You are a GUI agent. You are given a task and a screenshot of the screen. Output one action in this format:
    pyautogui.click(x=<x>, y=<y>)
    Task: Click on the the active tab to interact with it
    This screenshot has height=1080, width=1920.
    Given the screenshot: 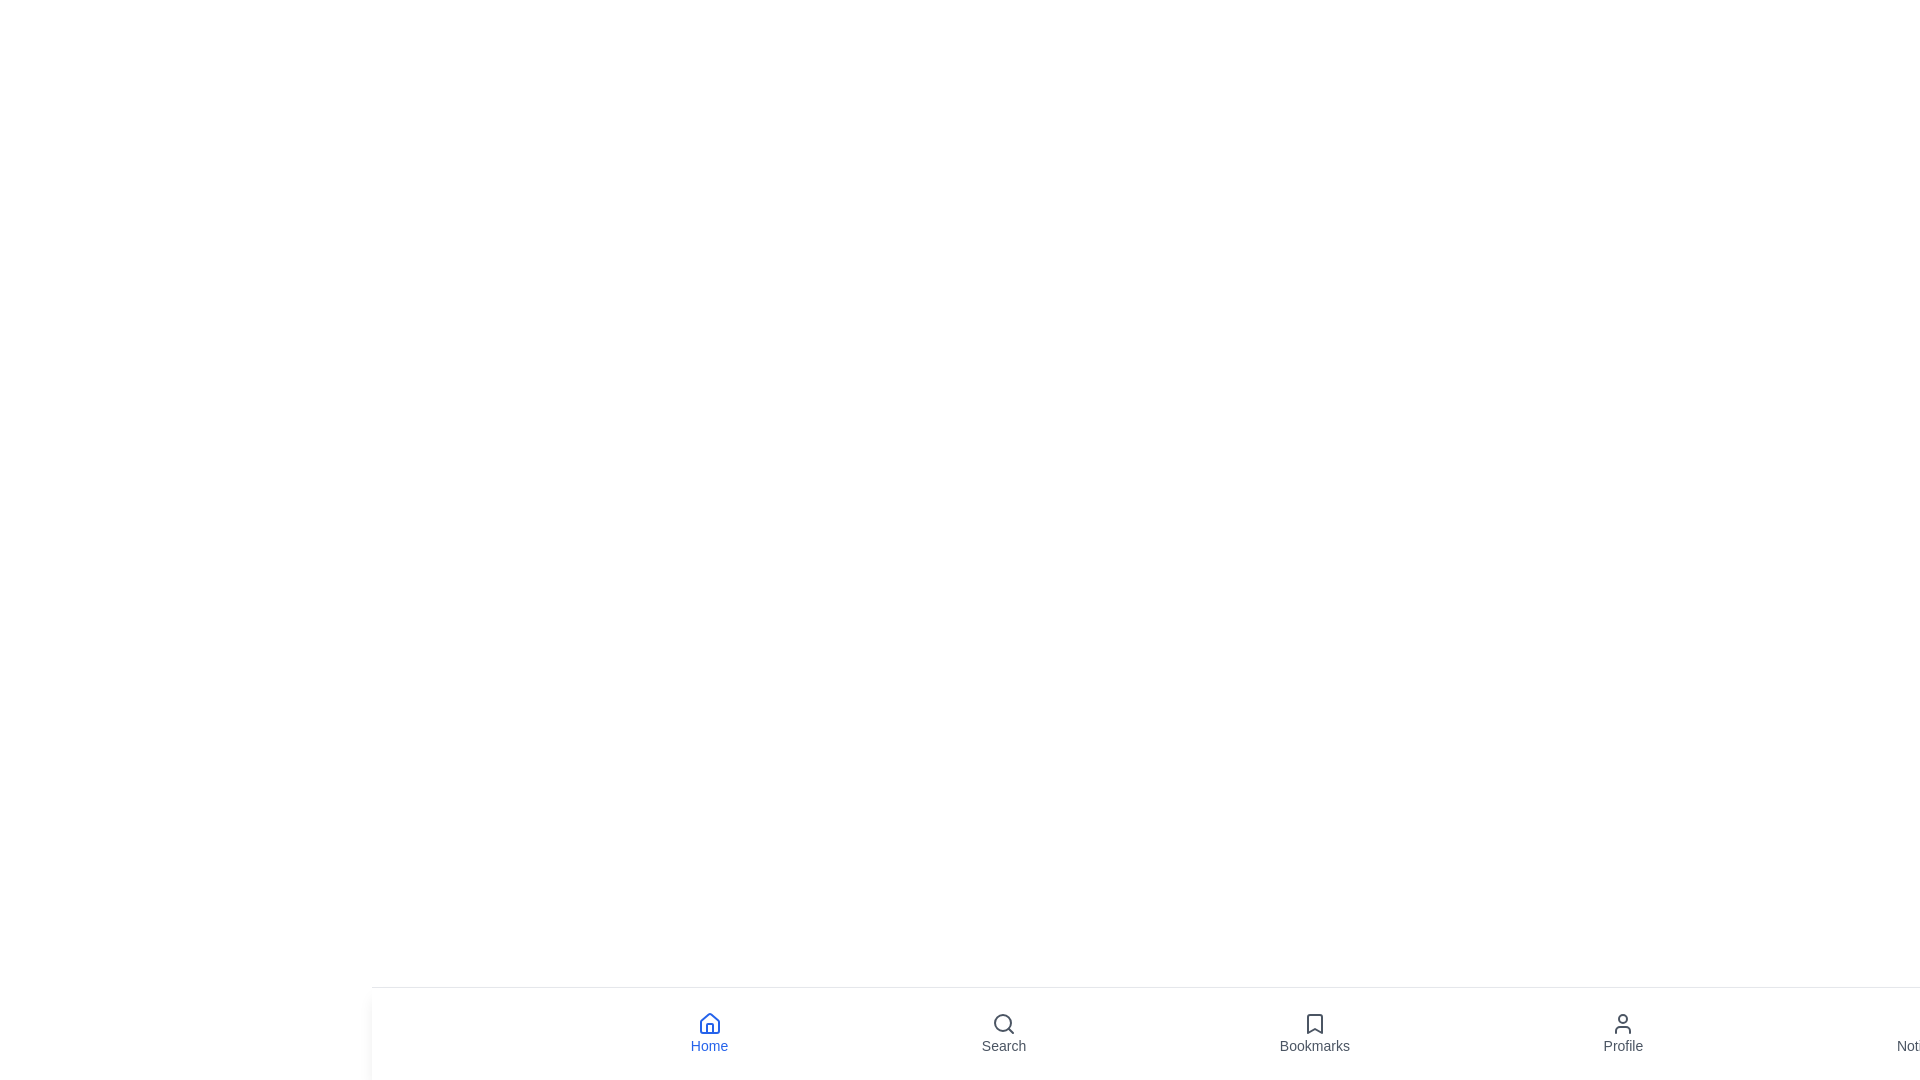 What is the action you would take?
    pyautogui.click(x=709, y=1033)
    